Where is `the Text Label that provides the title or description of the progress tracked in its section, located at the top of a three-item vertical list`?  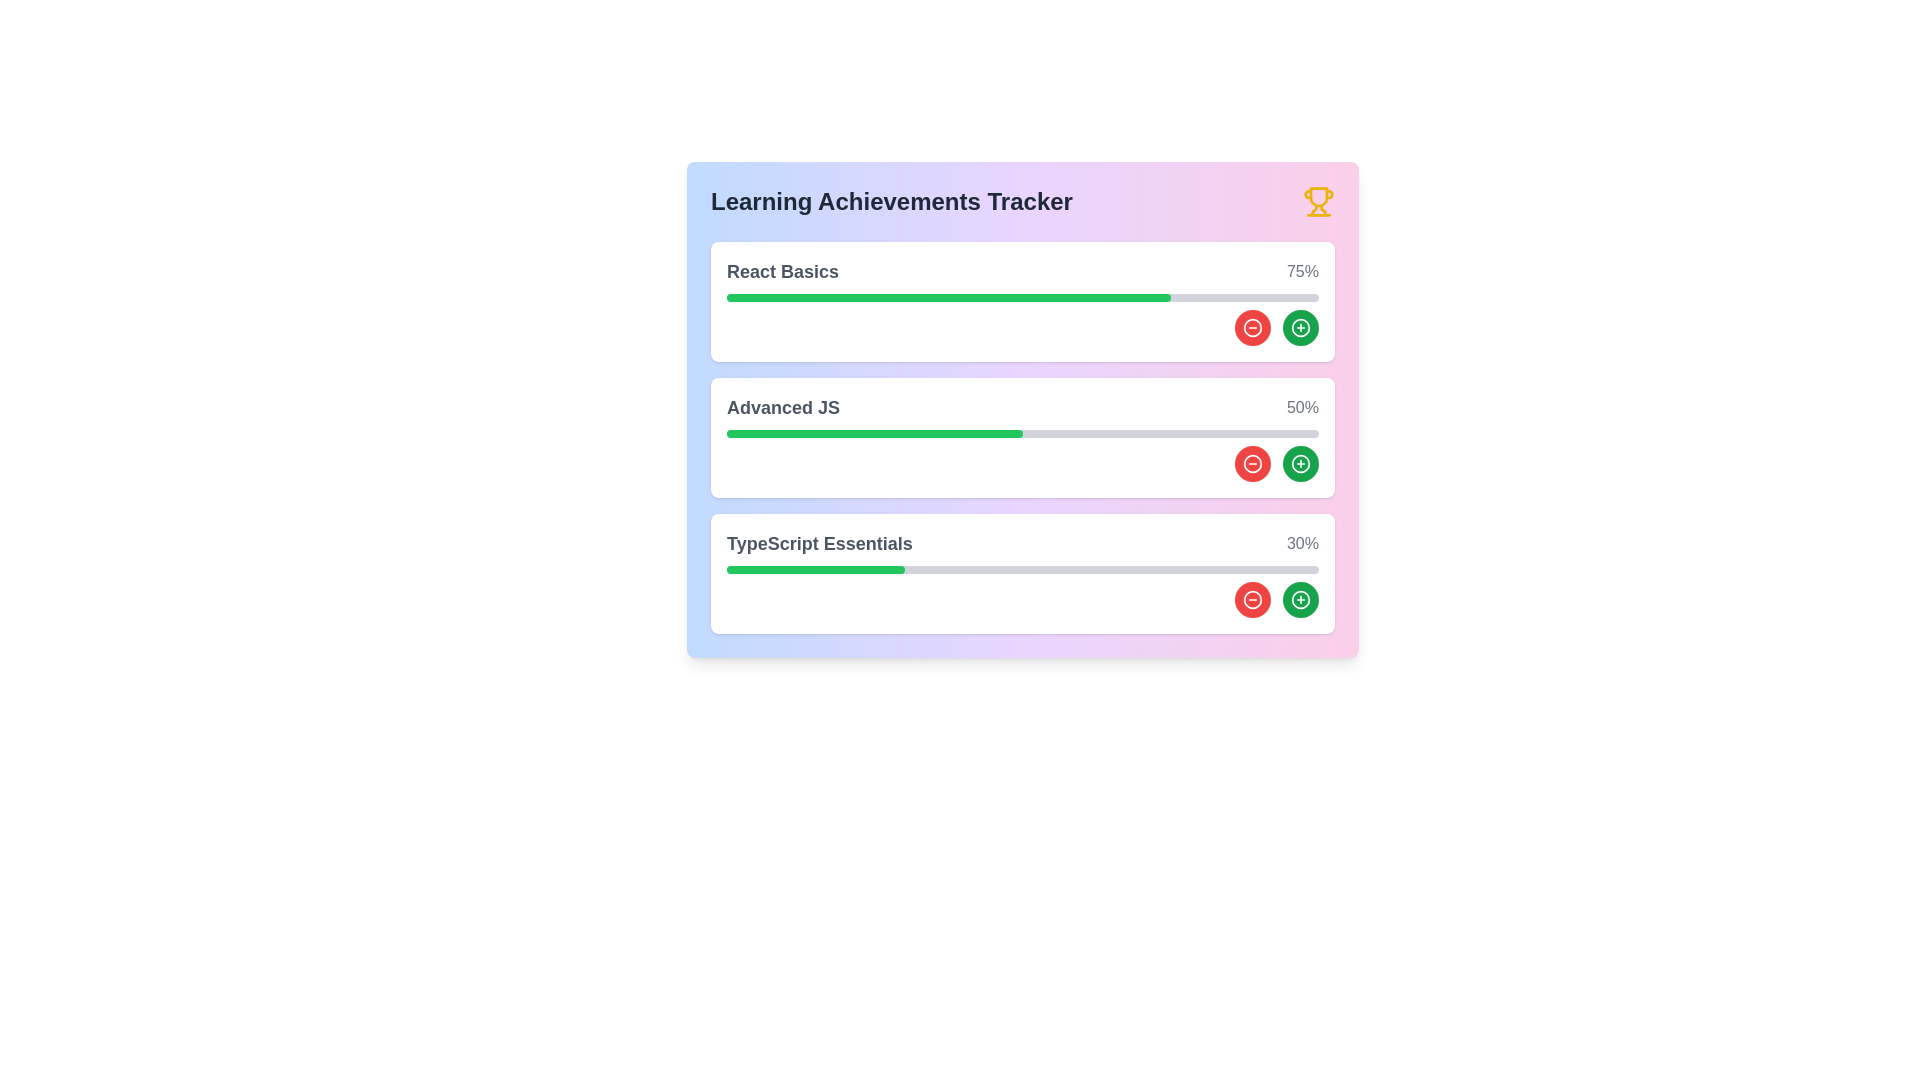
the Text Label that provides the title or description of the progress tracked in its section, located at the top of a three-item vertical list is located at coordinates (781, 272).